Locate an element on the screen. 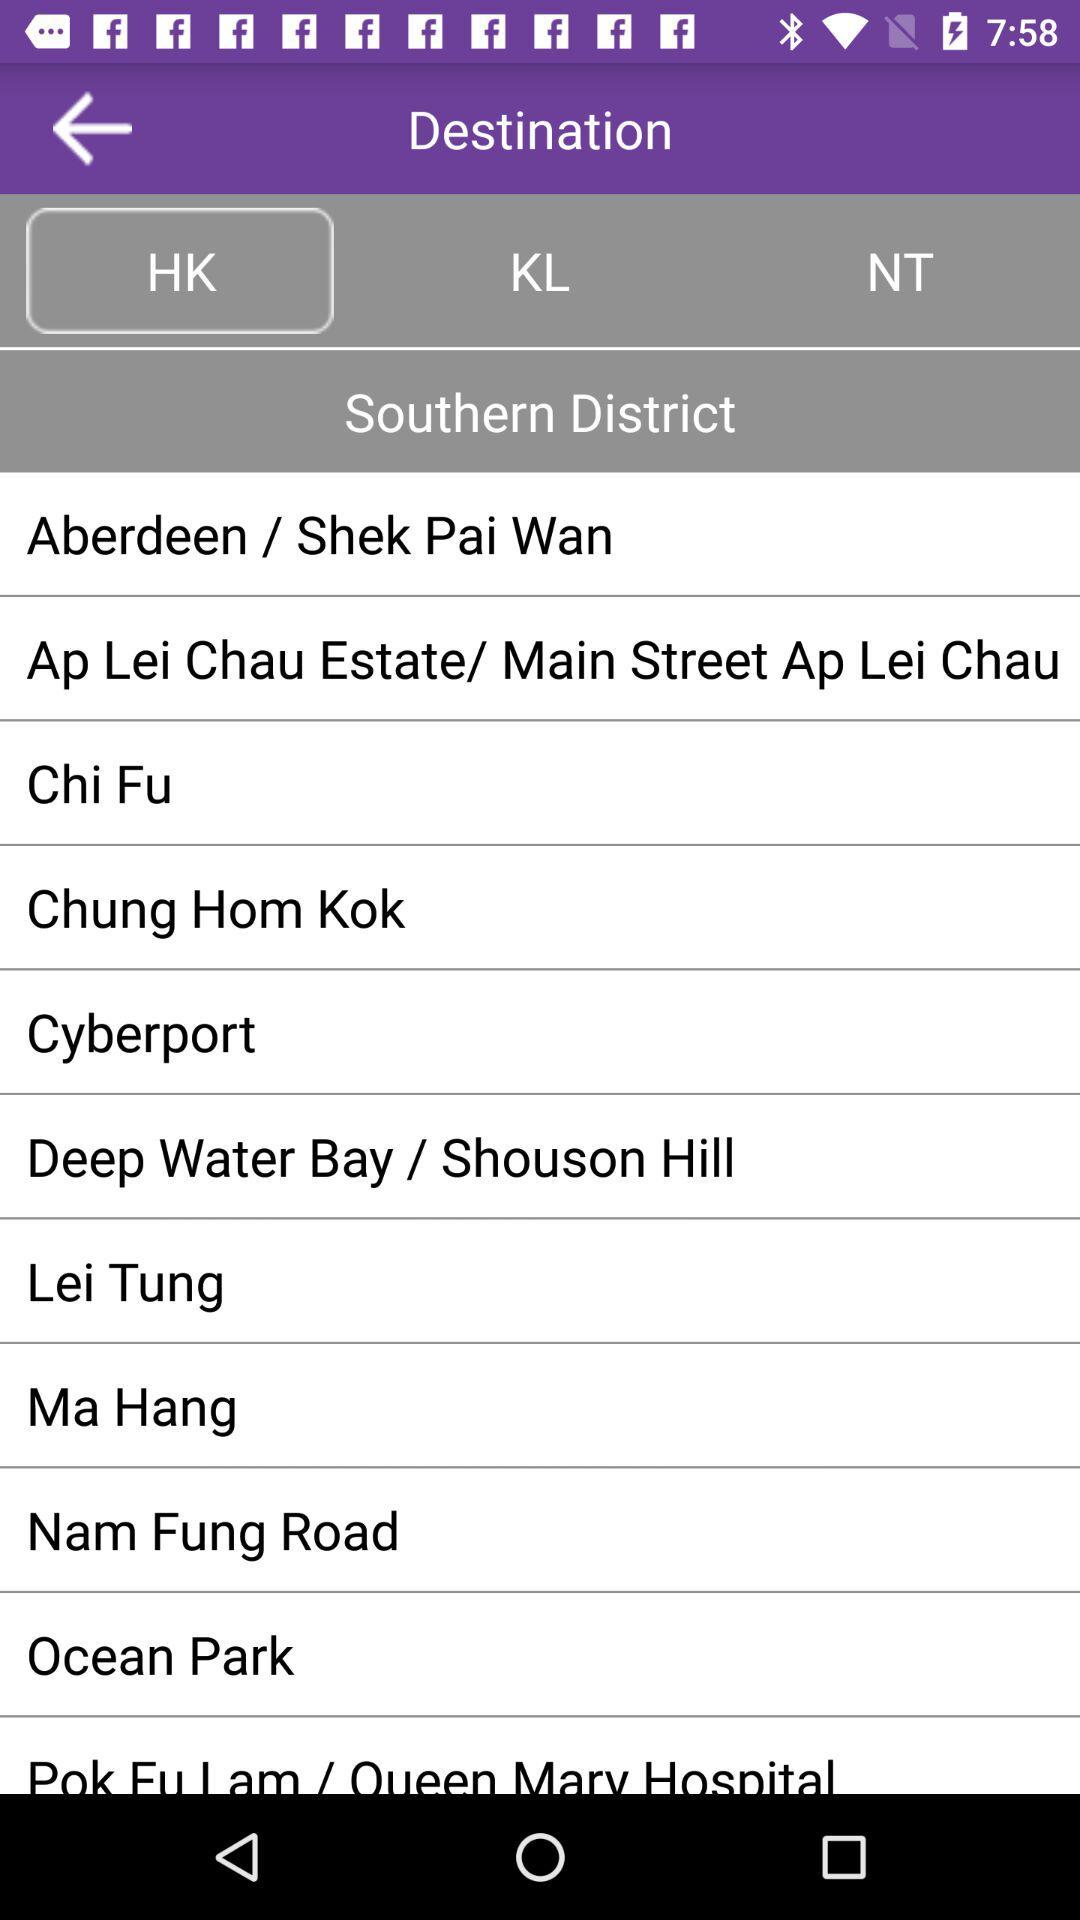 The image size is (1080, 1920). app below the aberdeen shek pai app is located at coordinates (540, 658).